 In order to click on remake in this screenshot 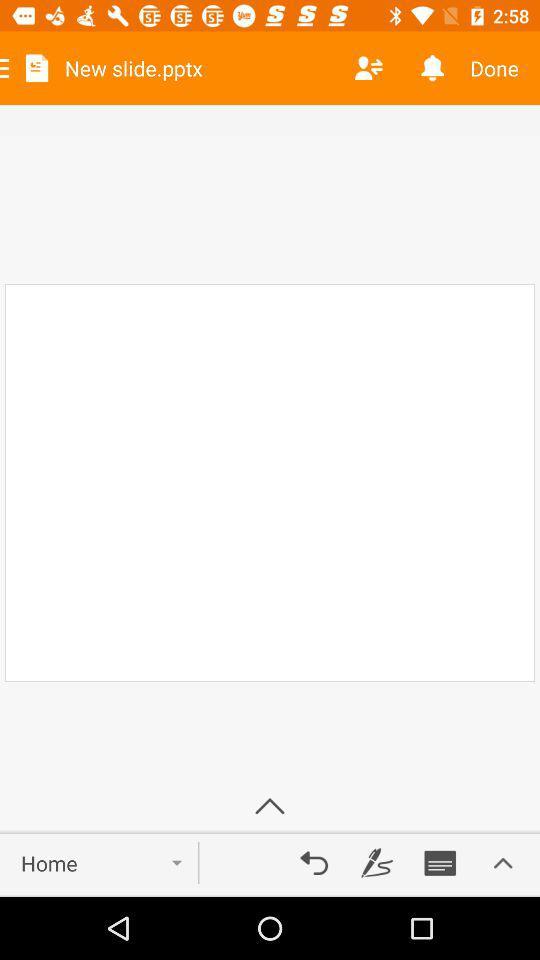, I will do `click(314, 862)`.